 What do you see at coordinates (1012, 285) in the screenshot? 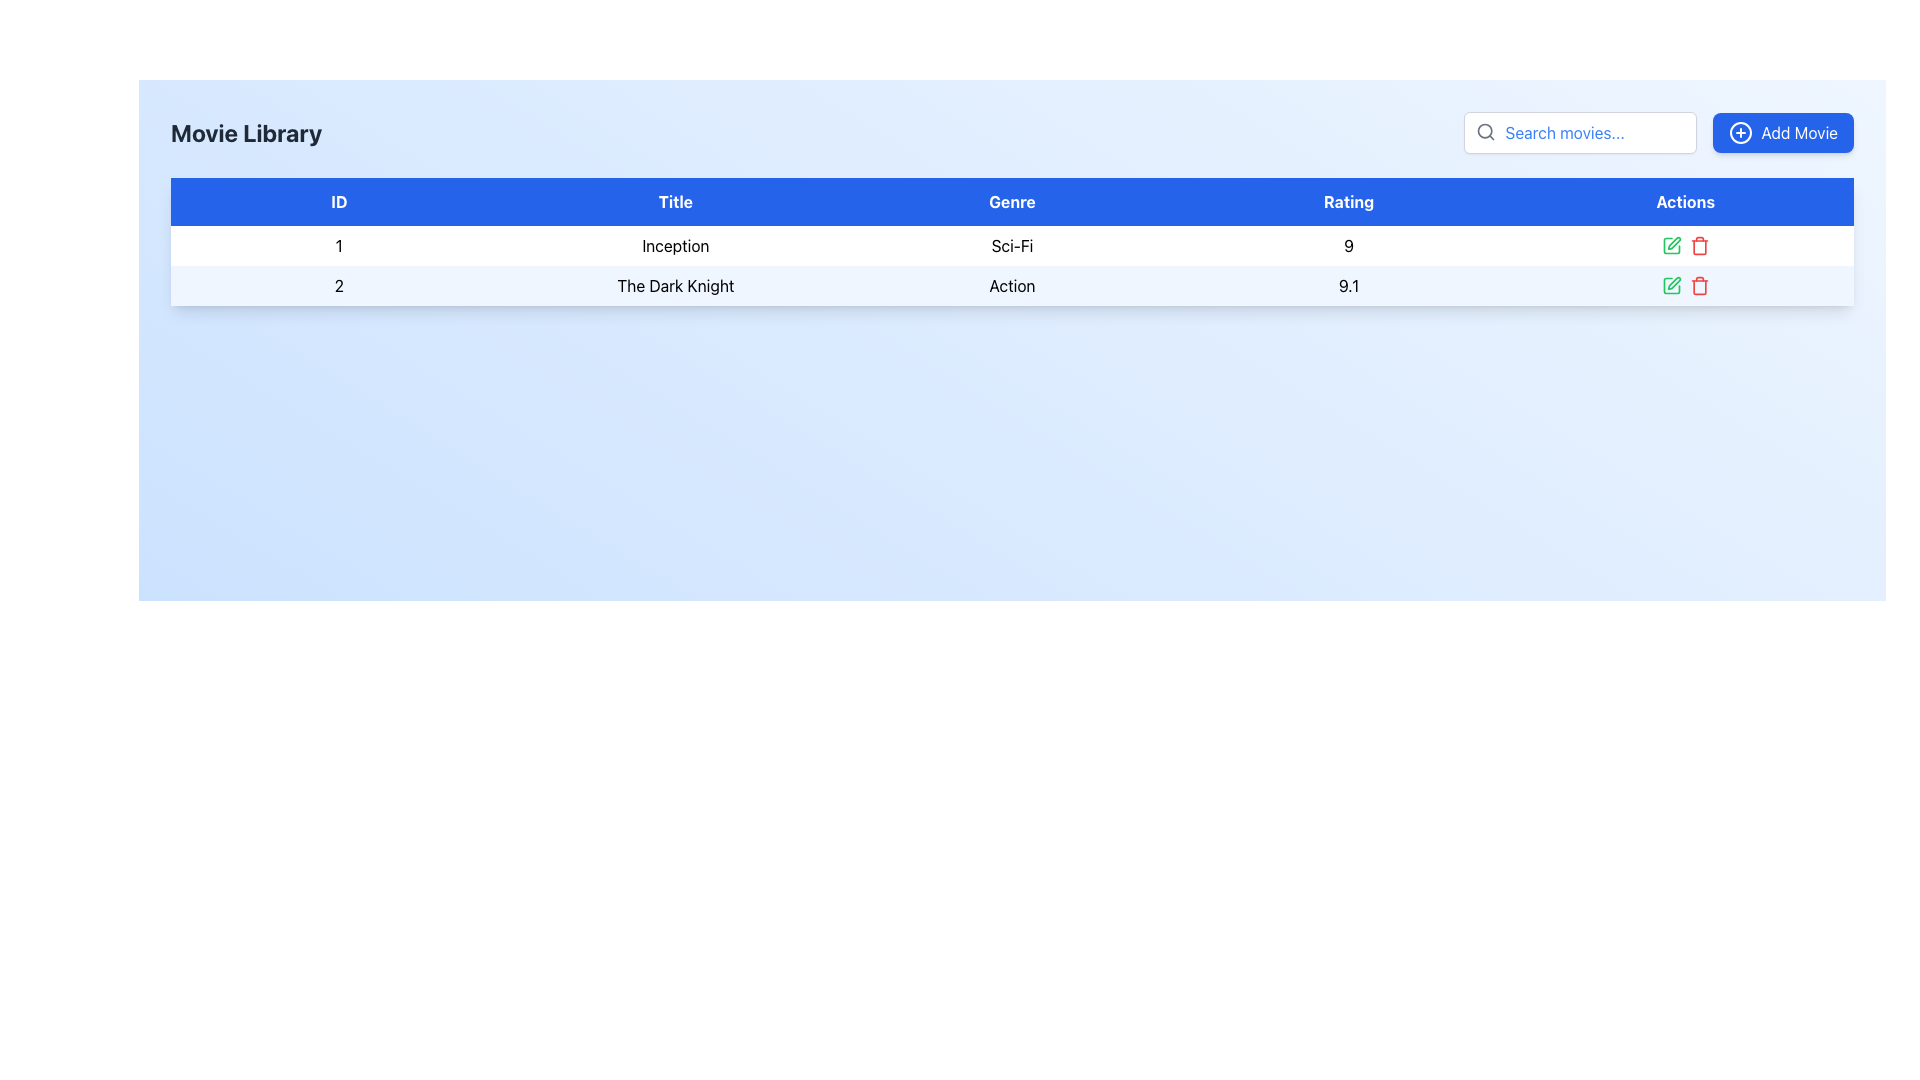
I see `the second row of the data table displaying the movie record for 'The Dark Knight'` at bounding box center [1012, 285].